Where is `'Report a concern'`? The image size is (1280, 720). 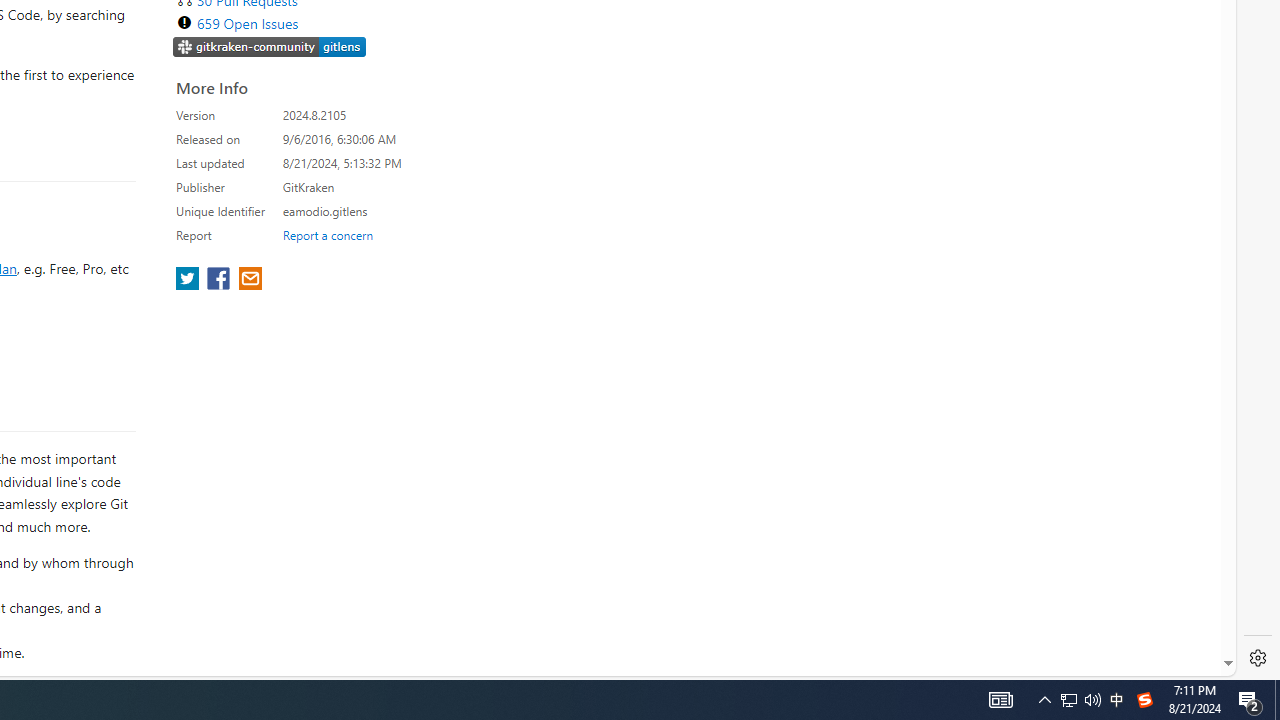 'Report a concern' is located at coordinates (327, 234).